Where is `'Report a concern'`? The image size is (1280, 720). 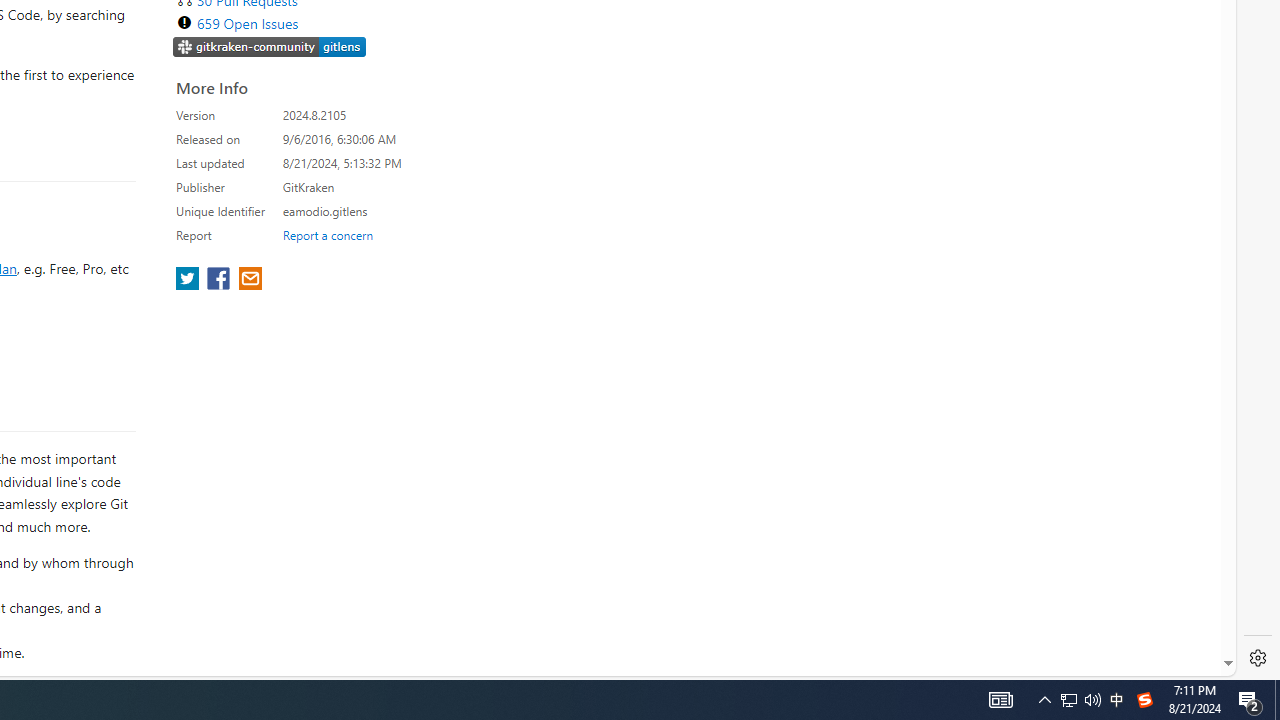 'Report a concern' is located at coordinates (327, 234).